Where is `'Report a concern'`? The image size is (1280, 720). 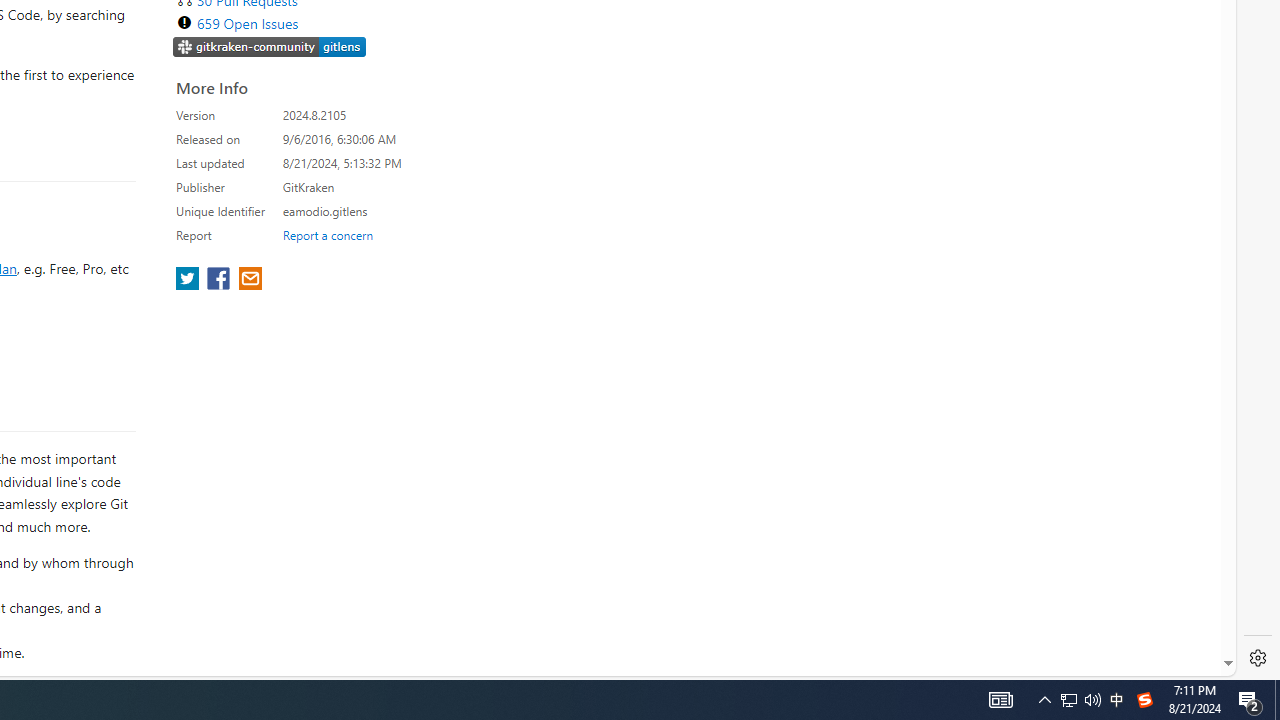 'Report a concern' is located at coordinates (327, 234).